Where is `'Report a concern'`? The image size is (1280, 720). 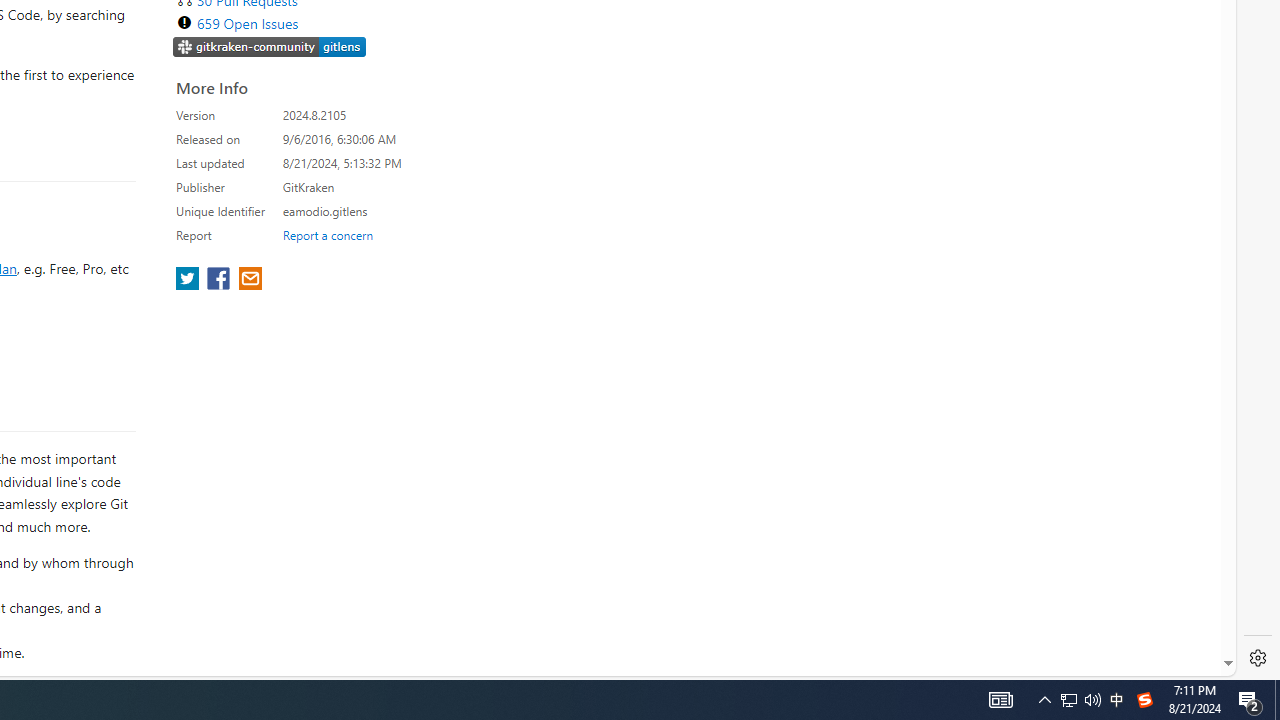 'Report a concern' is located at coordinates (327, 234).